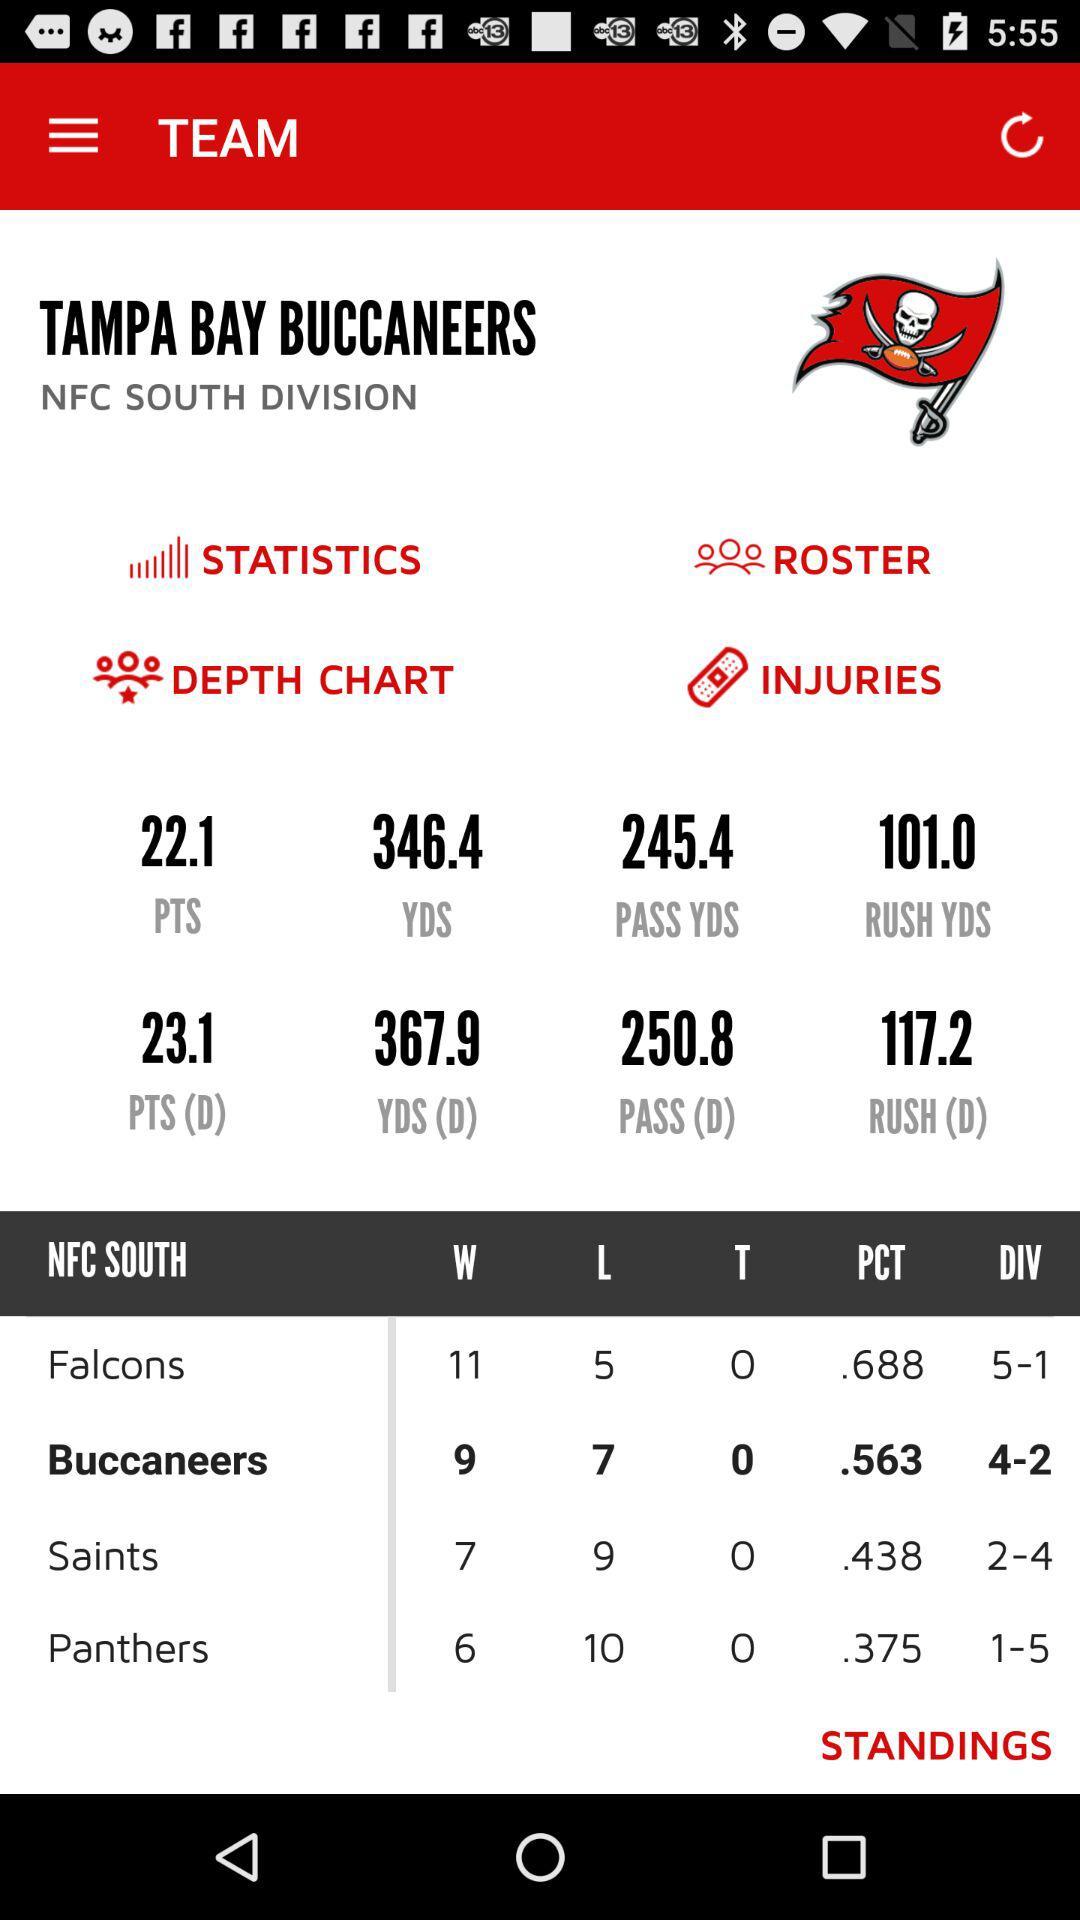  What do you see at coordinates (72, 135) in the screenshot?
I see `icon to the left of the team` at bounding box center [72, 135].